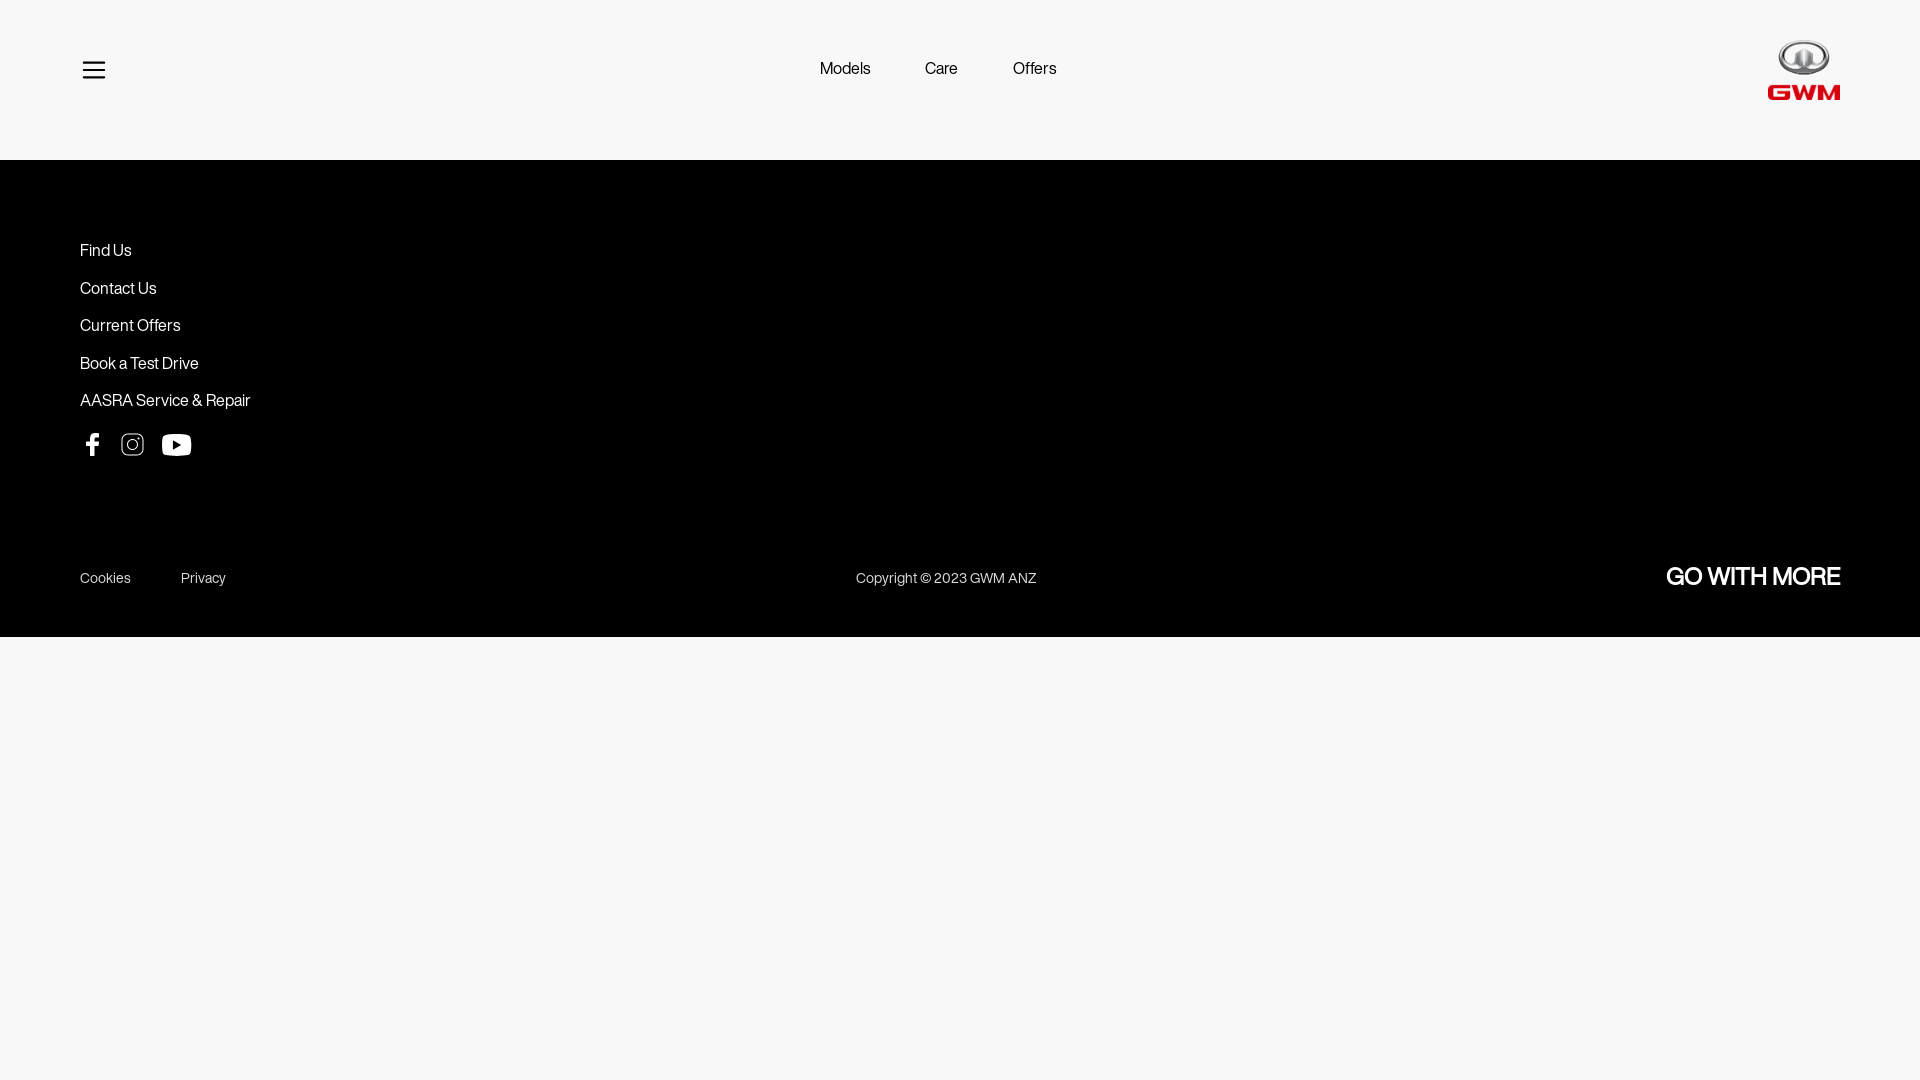  Describe the element at coordinates (104, 250) in the screenshot. I see `'Find Us'` at that location.